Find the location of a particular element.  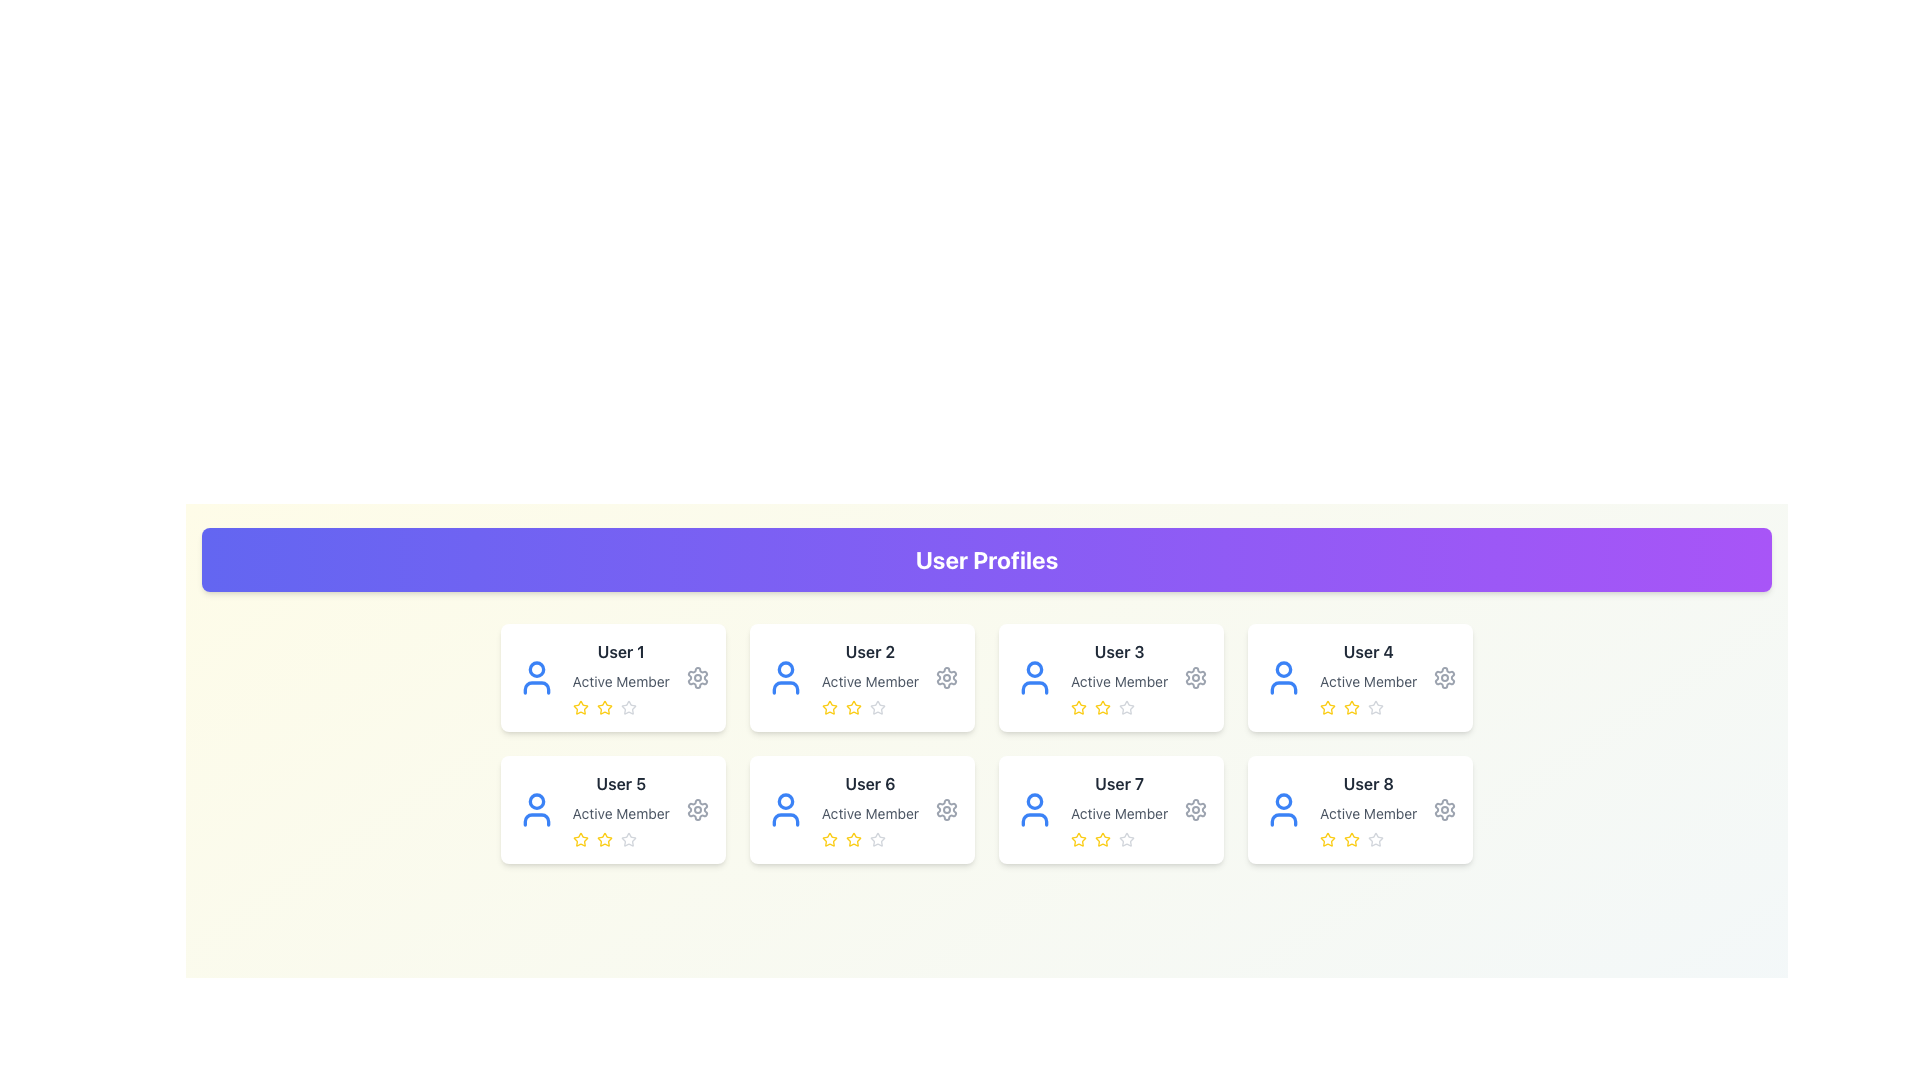

the user icon located within the 'User 6 Active Member' card, positioned on the left side above the textual content, serving as a visual identifier for the user is located at coordinates (784, 810).